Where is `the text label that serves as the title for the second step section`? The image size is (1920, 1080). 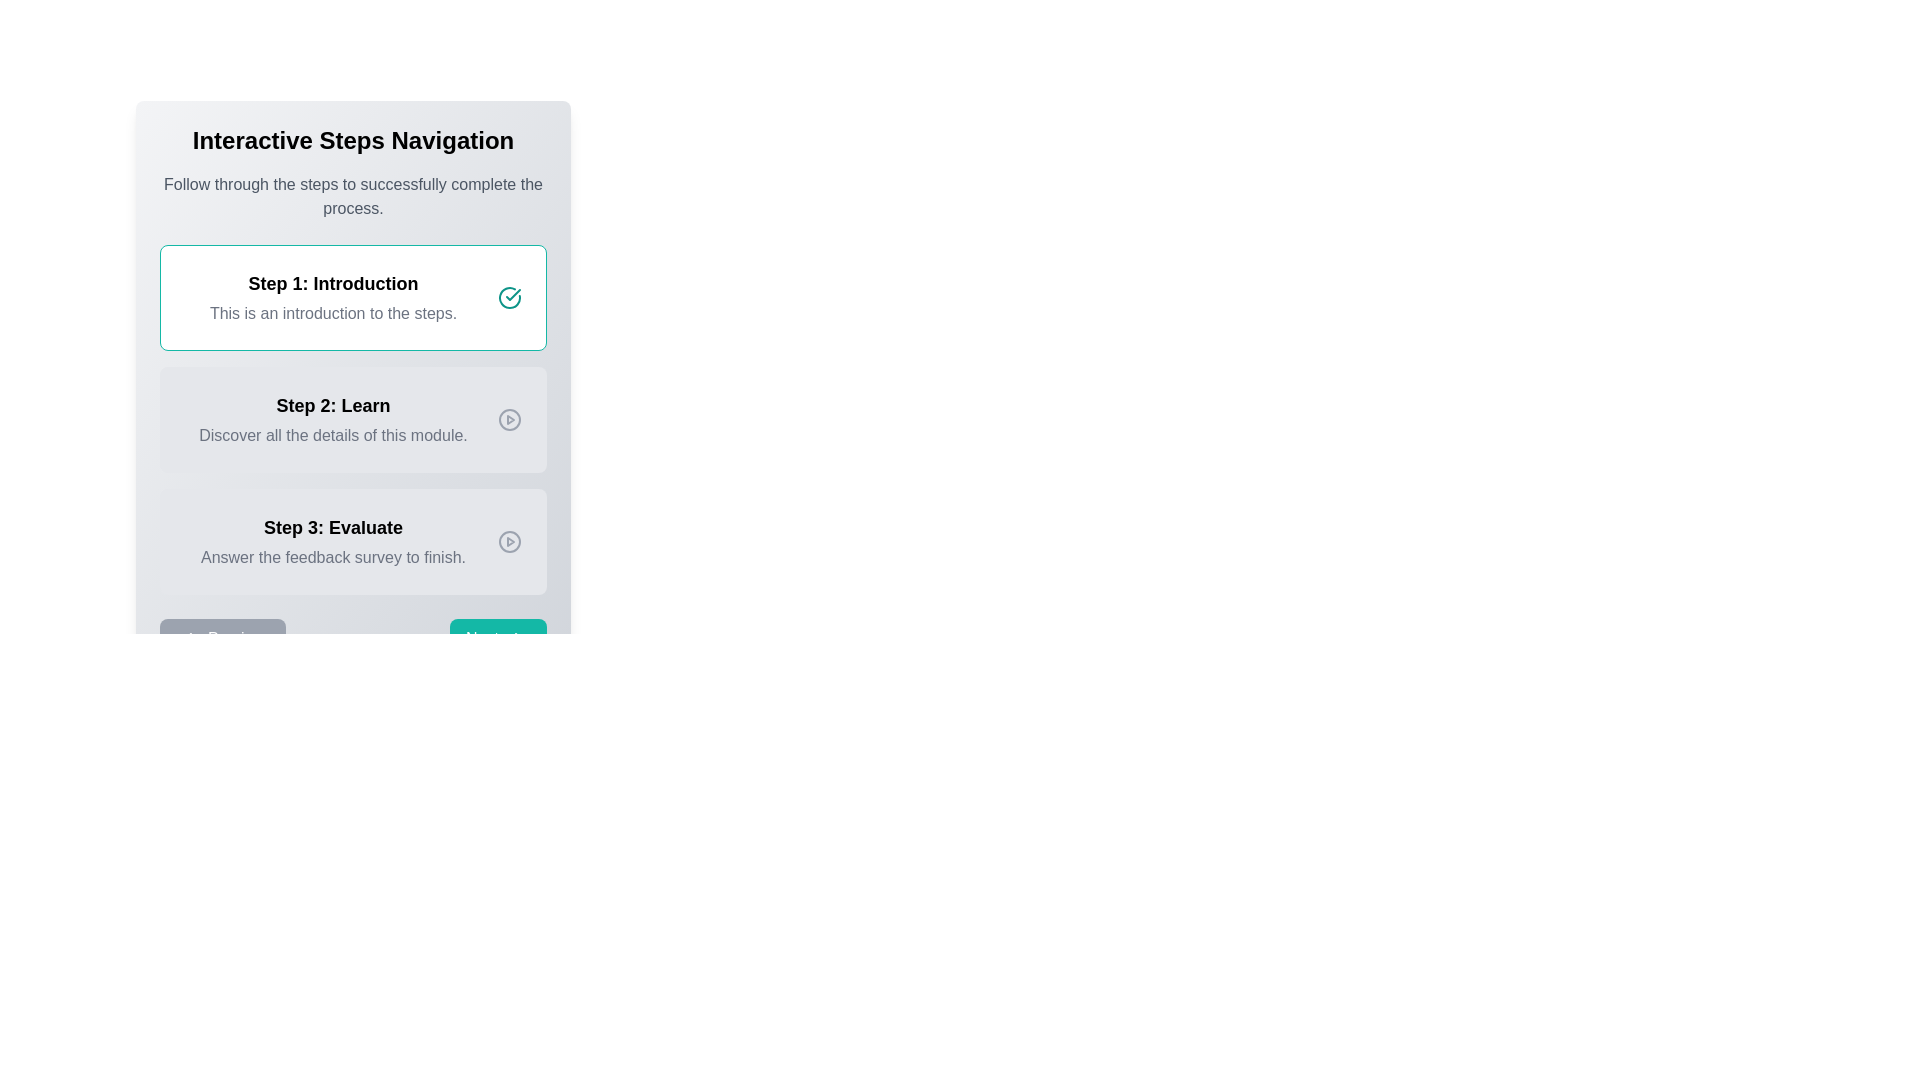 the text label that serves as the title for the second step section is located at coordinates (333, 405).